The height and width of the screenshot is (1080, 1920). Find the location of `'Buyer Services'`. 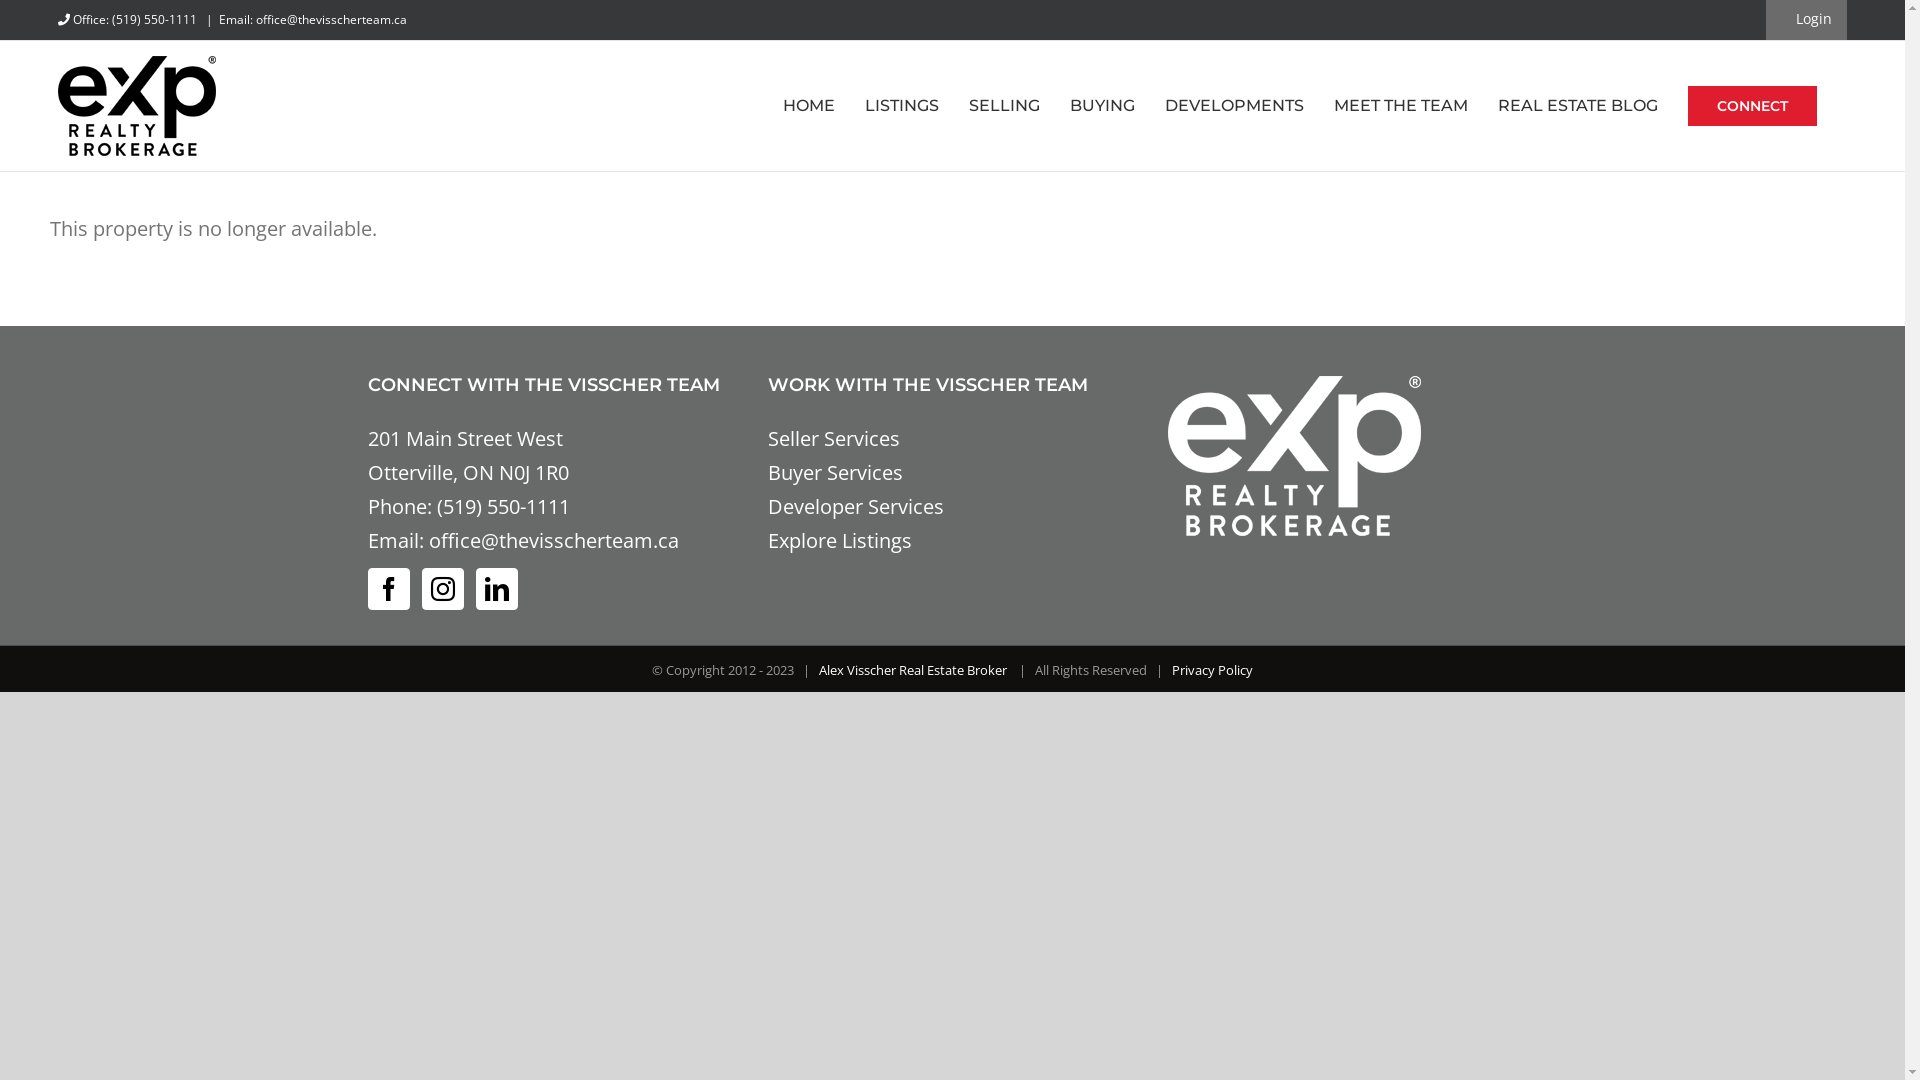

'Buyer Services' is located at coordinates (835, 472).